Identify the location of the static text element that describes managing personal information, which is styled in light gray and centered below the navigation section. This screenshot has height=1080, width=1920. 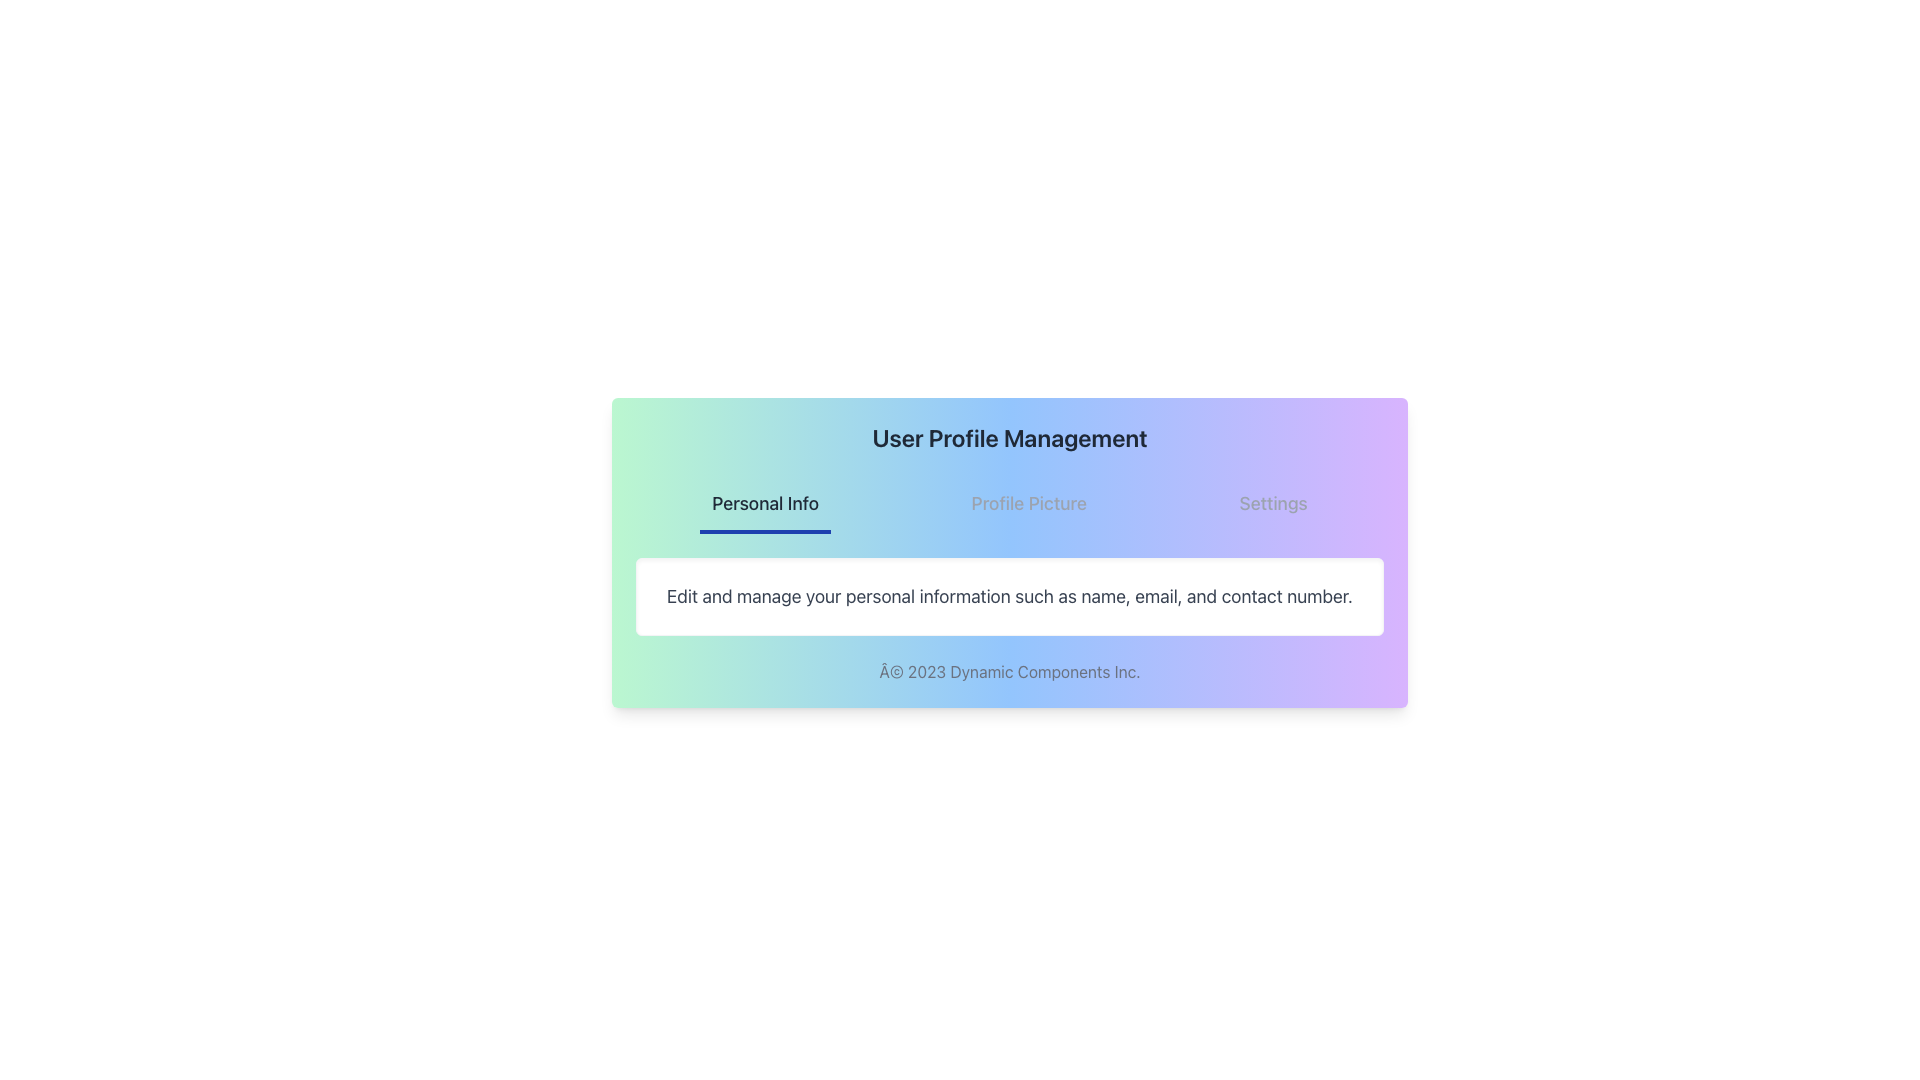
(1009, 596).